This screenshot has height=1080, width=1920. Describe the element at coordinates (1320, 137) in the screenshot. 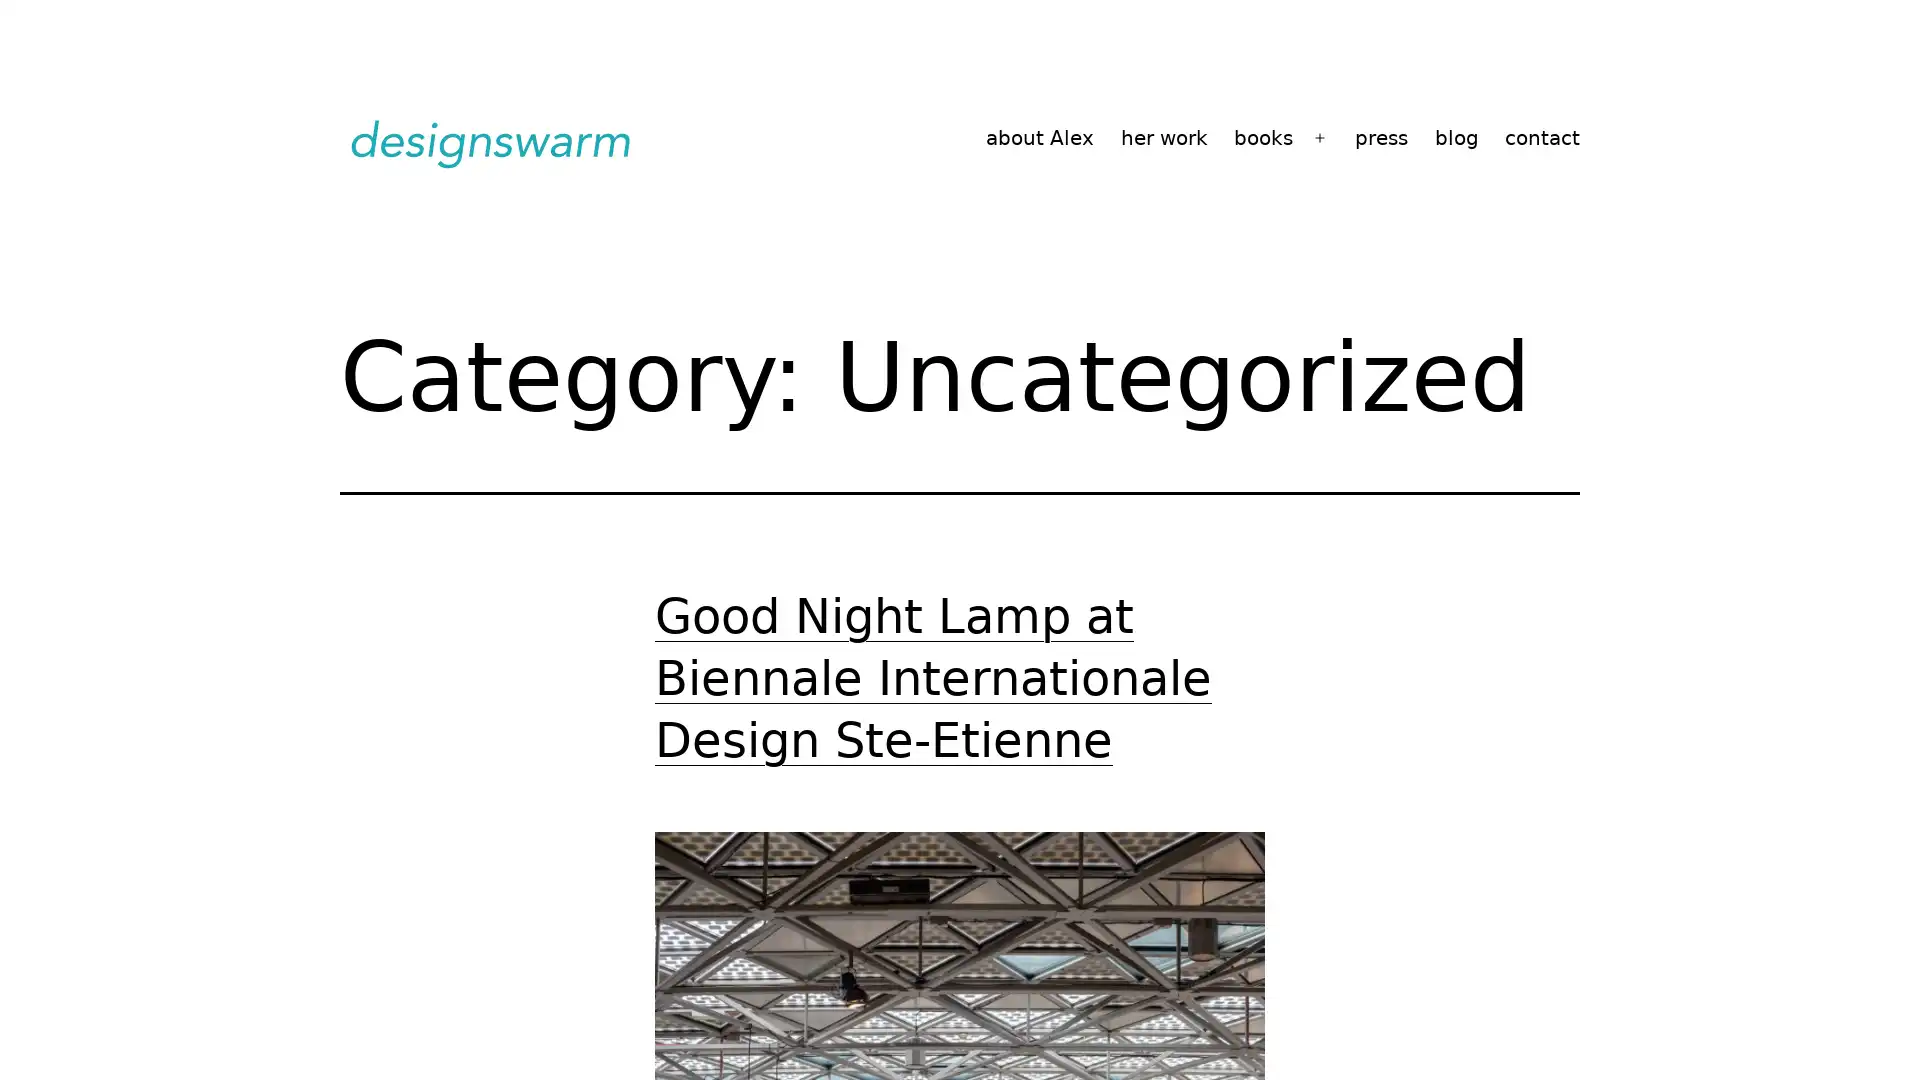

I see `Open menu` at that location.